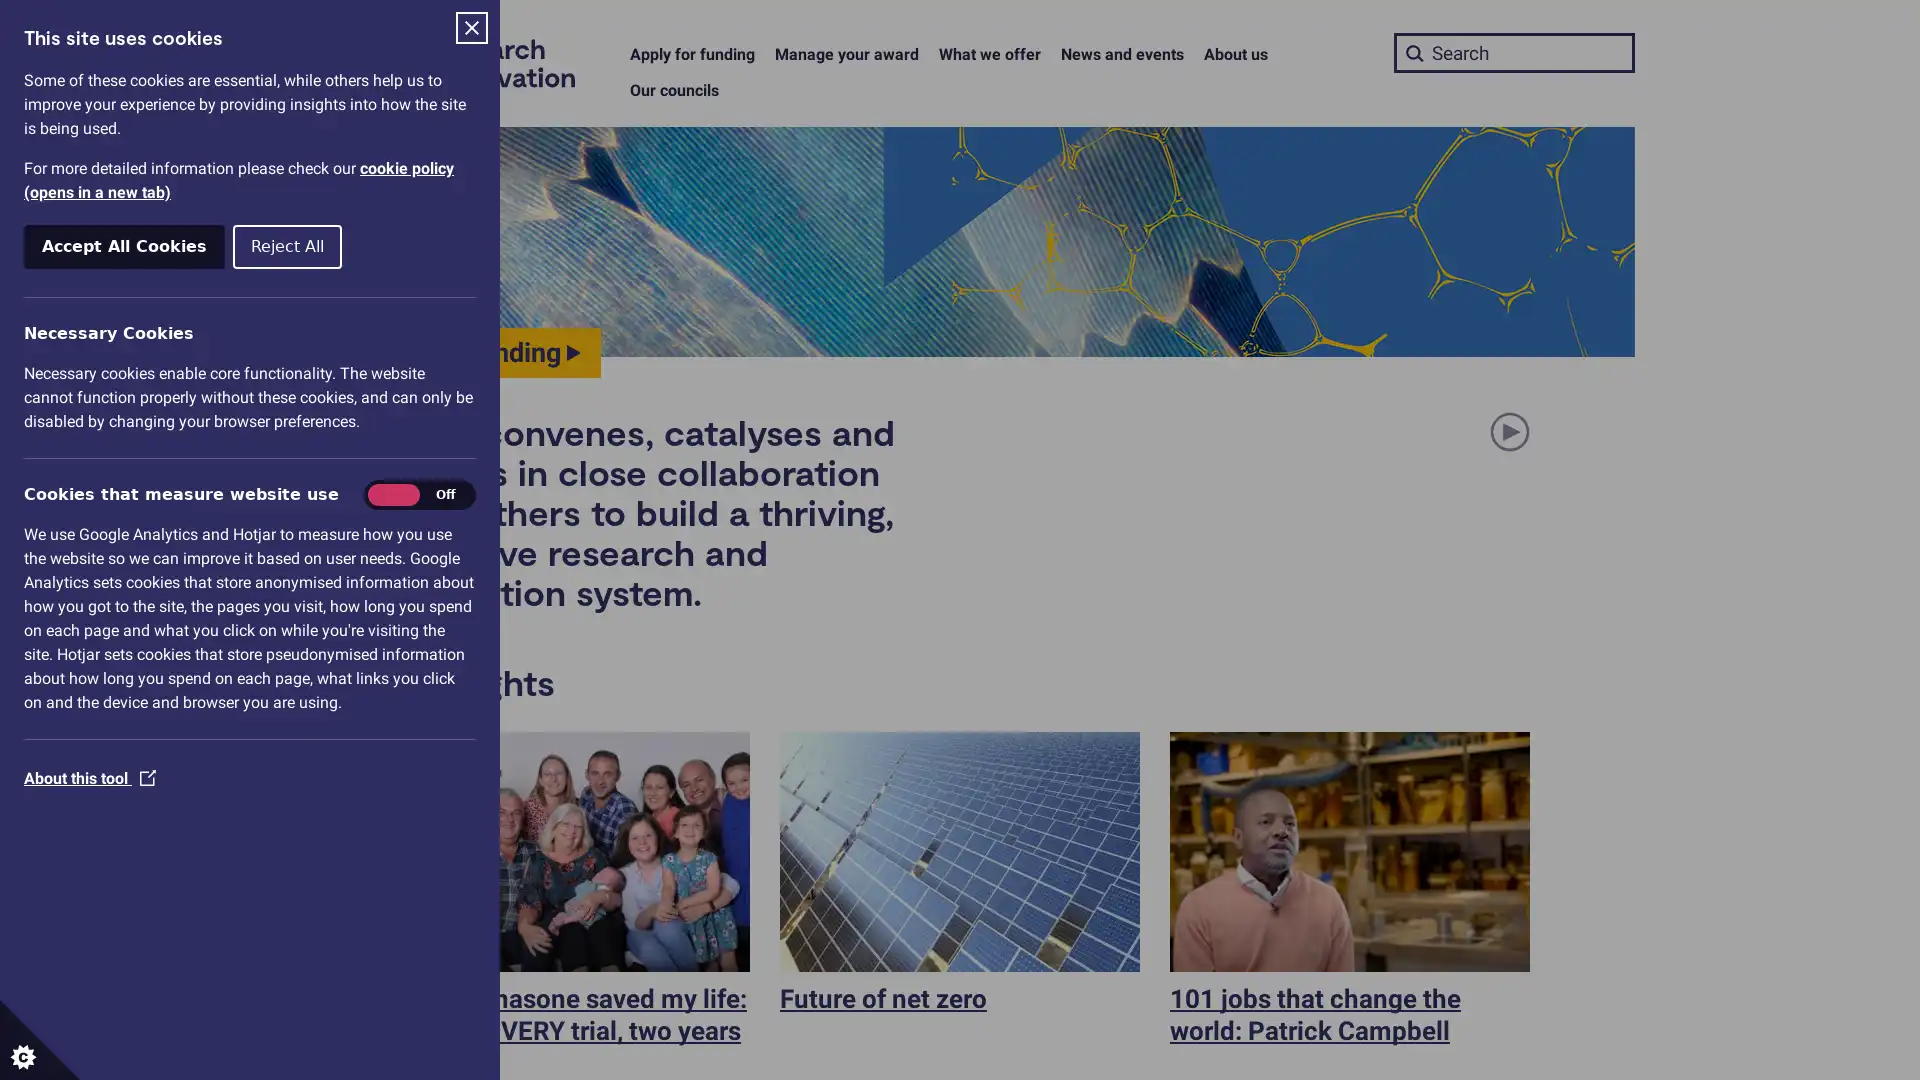  What do you see at coordinates (470, 27) in the screenshot?
I see `Close` at bounding box center [470, 27].